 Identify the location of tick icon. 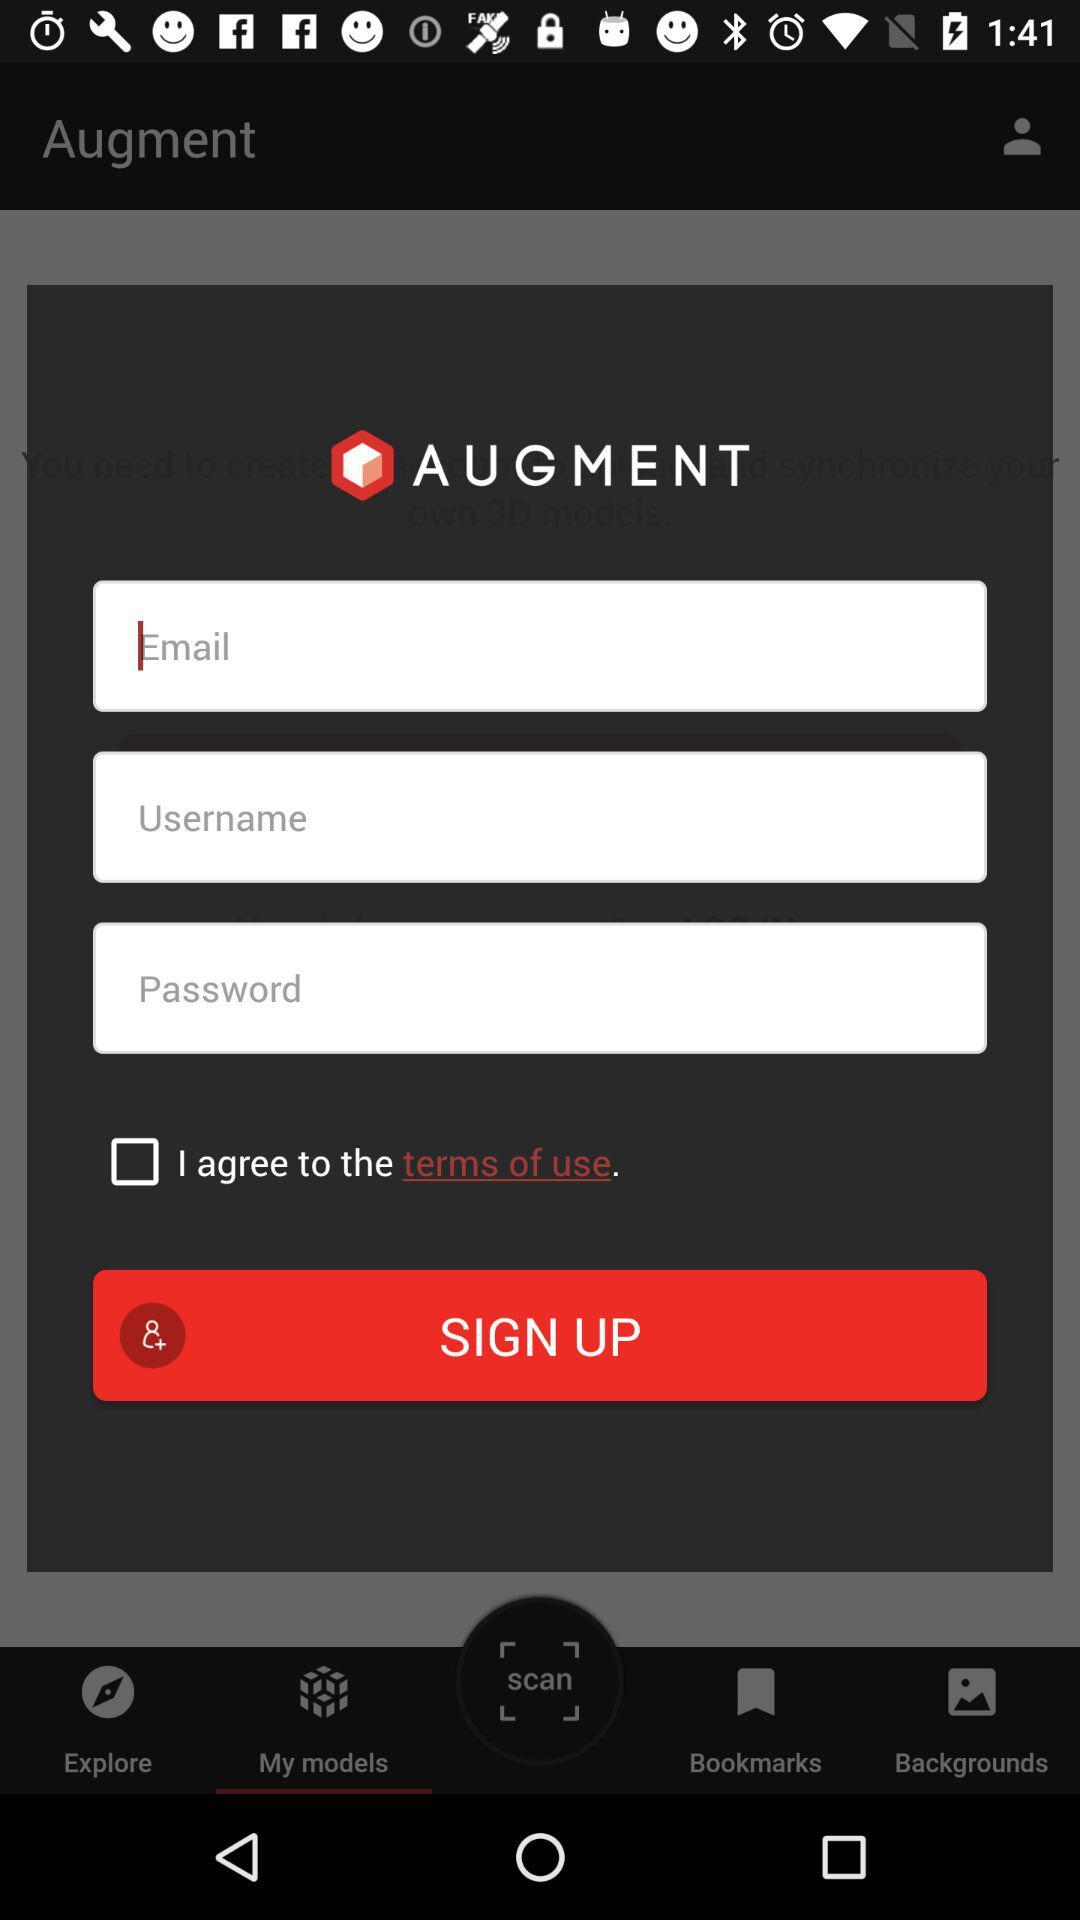
(135, 1161).